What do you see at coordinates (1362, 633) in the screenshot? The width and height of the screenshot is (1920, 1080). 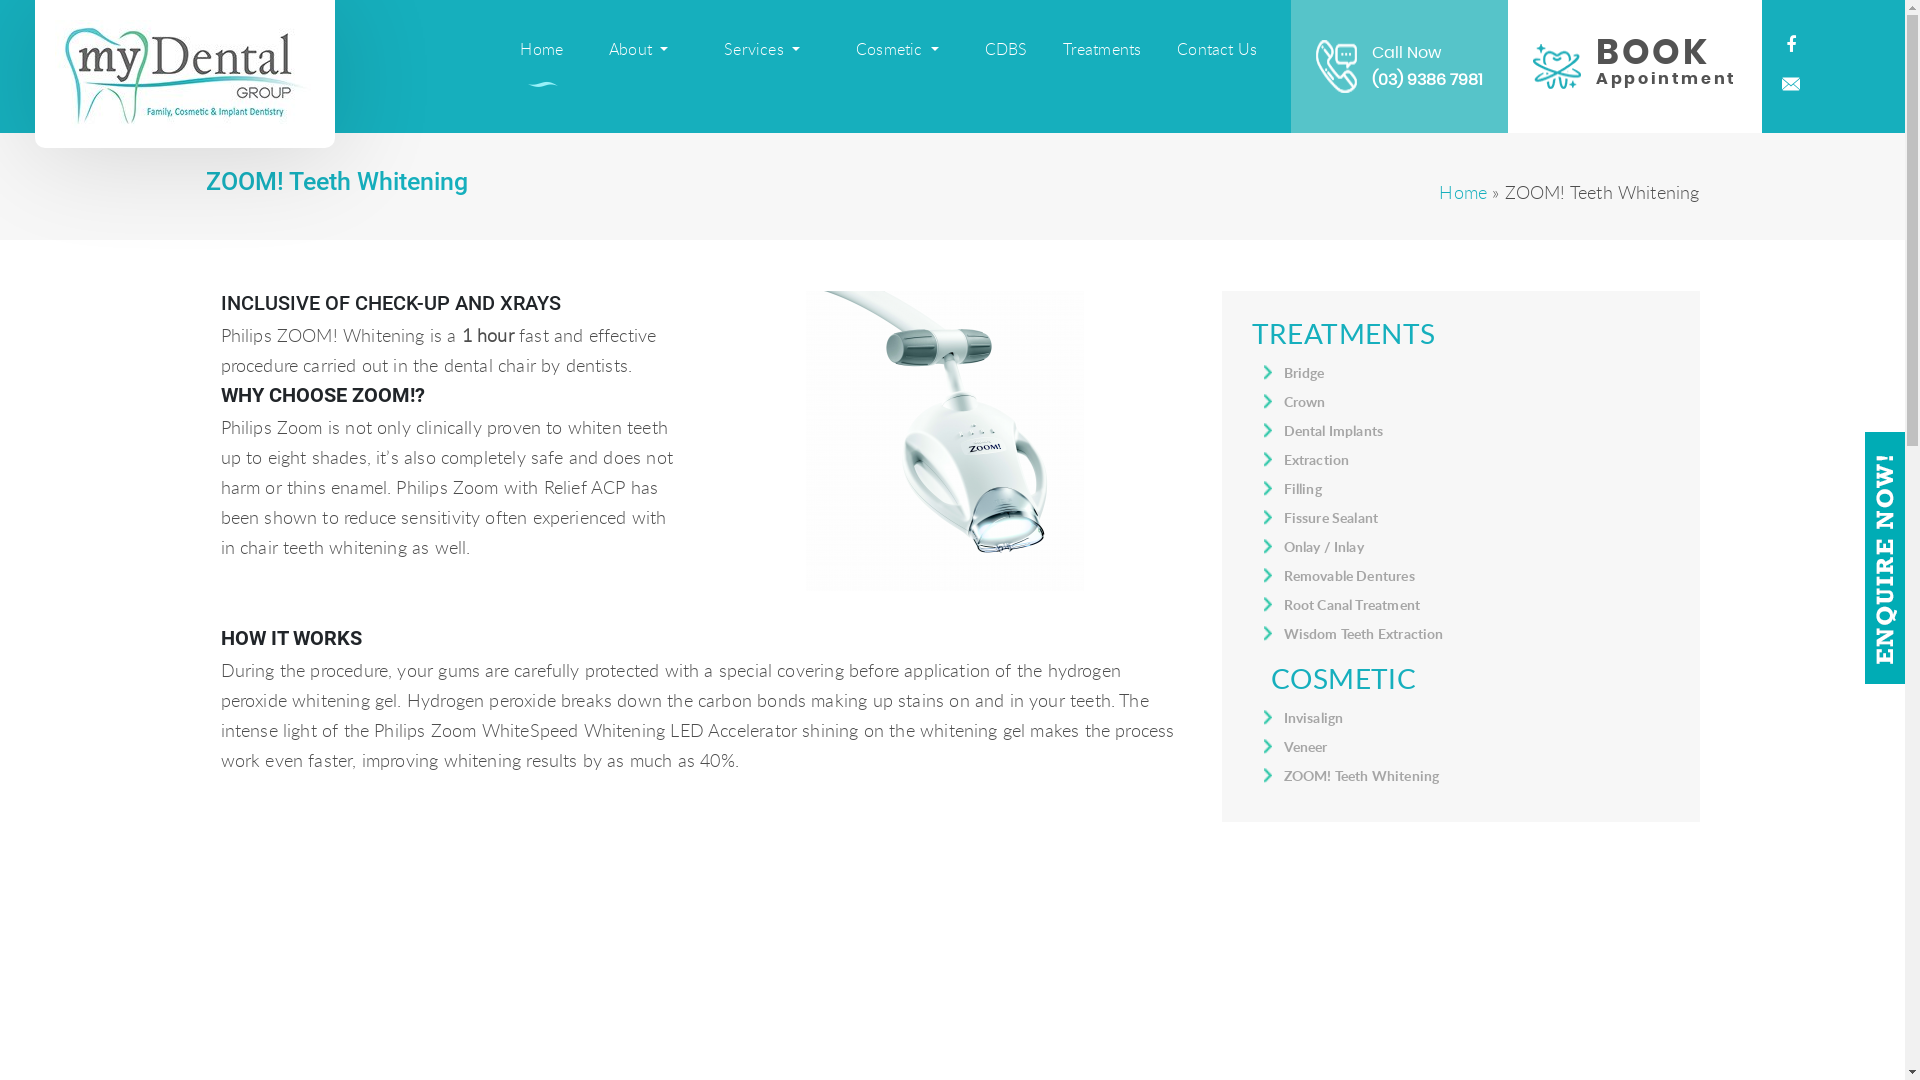 I see `'Wisdom Teeth Extraction'` at bounding box center [1362, 633].